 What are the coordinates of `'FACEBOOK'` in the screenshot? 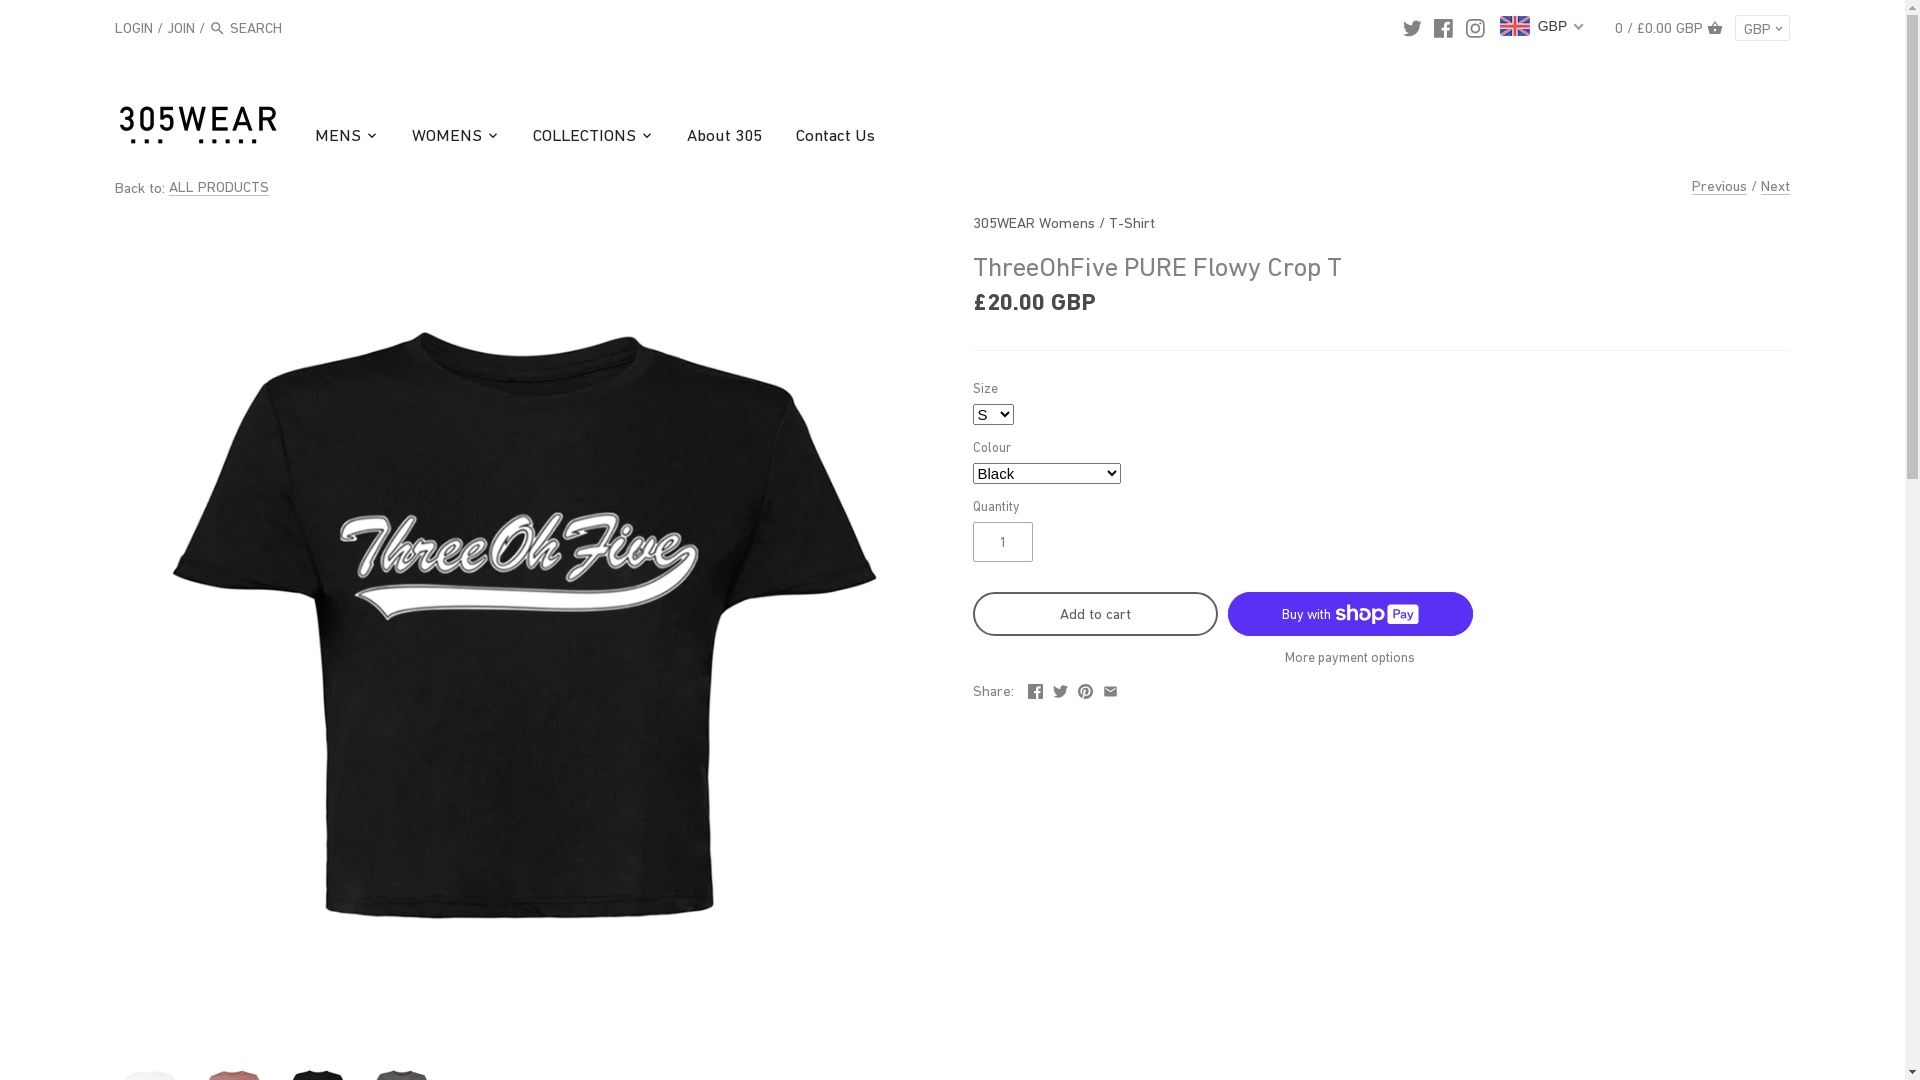 It's located at (1443, 27).